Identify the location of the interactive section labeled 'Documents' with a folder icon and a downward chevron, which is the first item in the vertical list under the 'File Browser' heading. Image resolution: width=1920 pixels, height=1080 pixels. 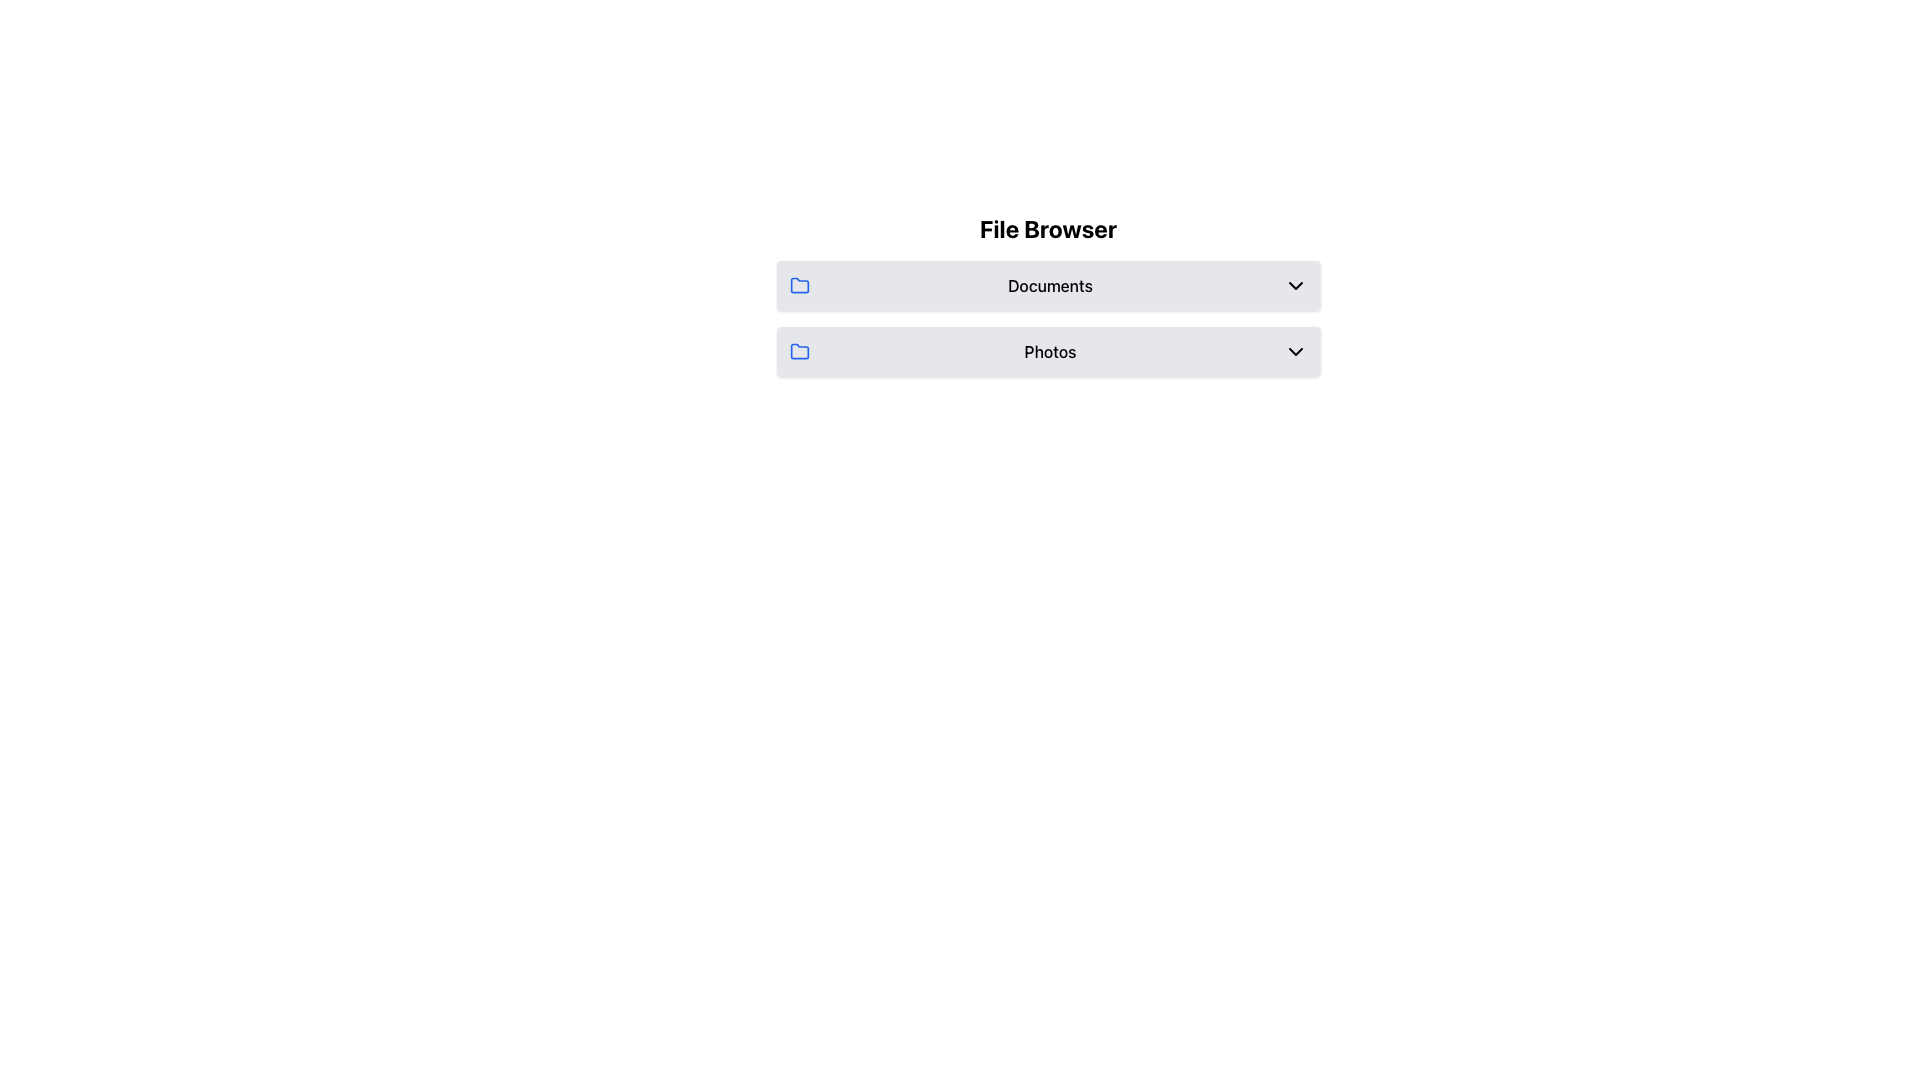
(1047, 285).